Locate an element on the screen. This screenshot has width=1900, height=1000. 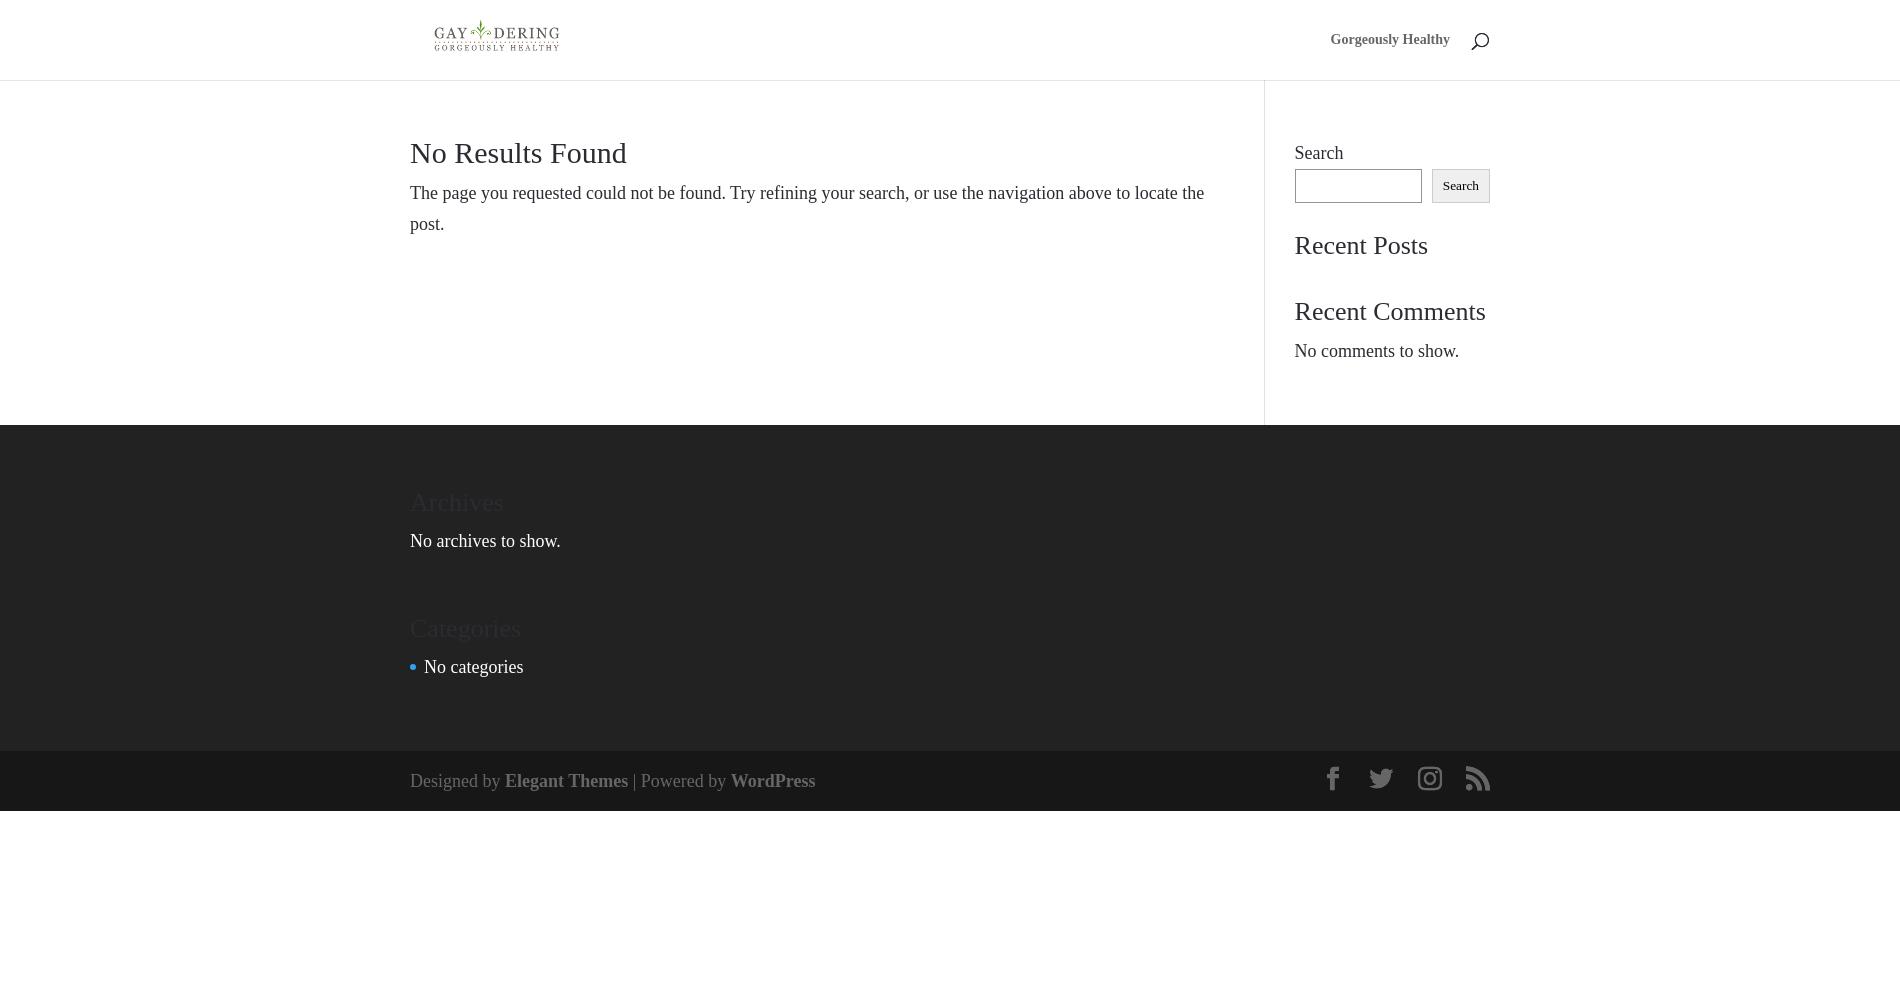
'WordPress' is located at coordinates (771, 780).